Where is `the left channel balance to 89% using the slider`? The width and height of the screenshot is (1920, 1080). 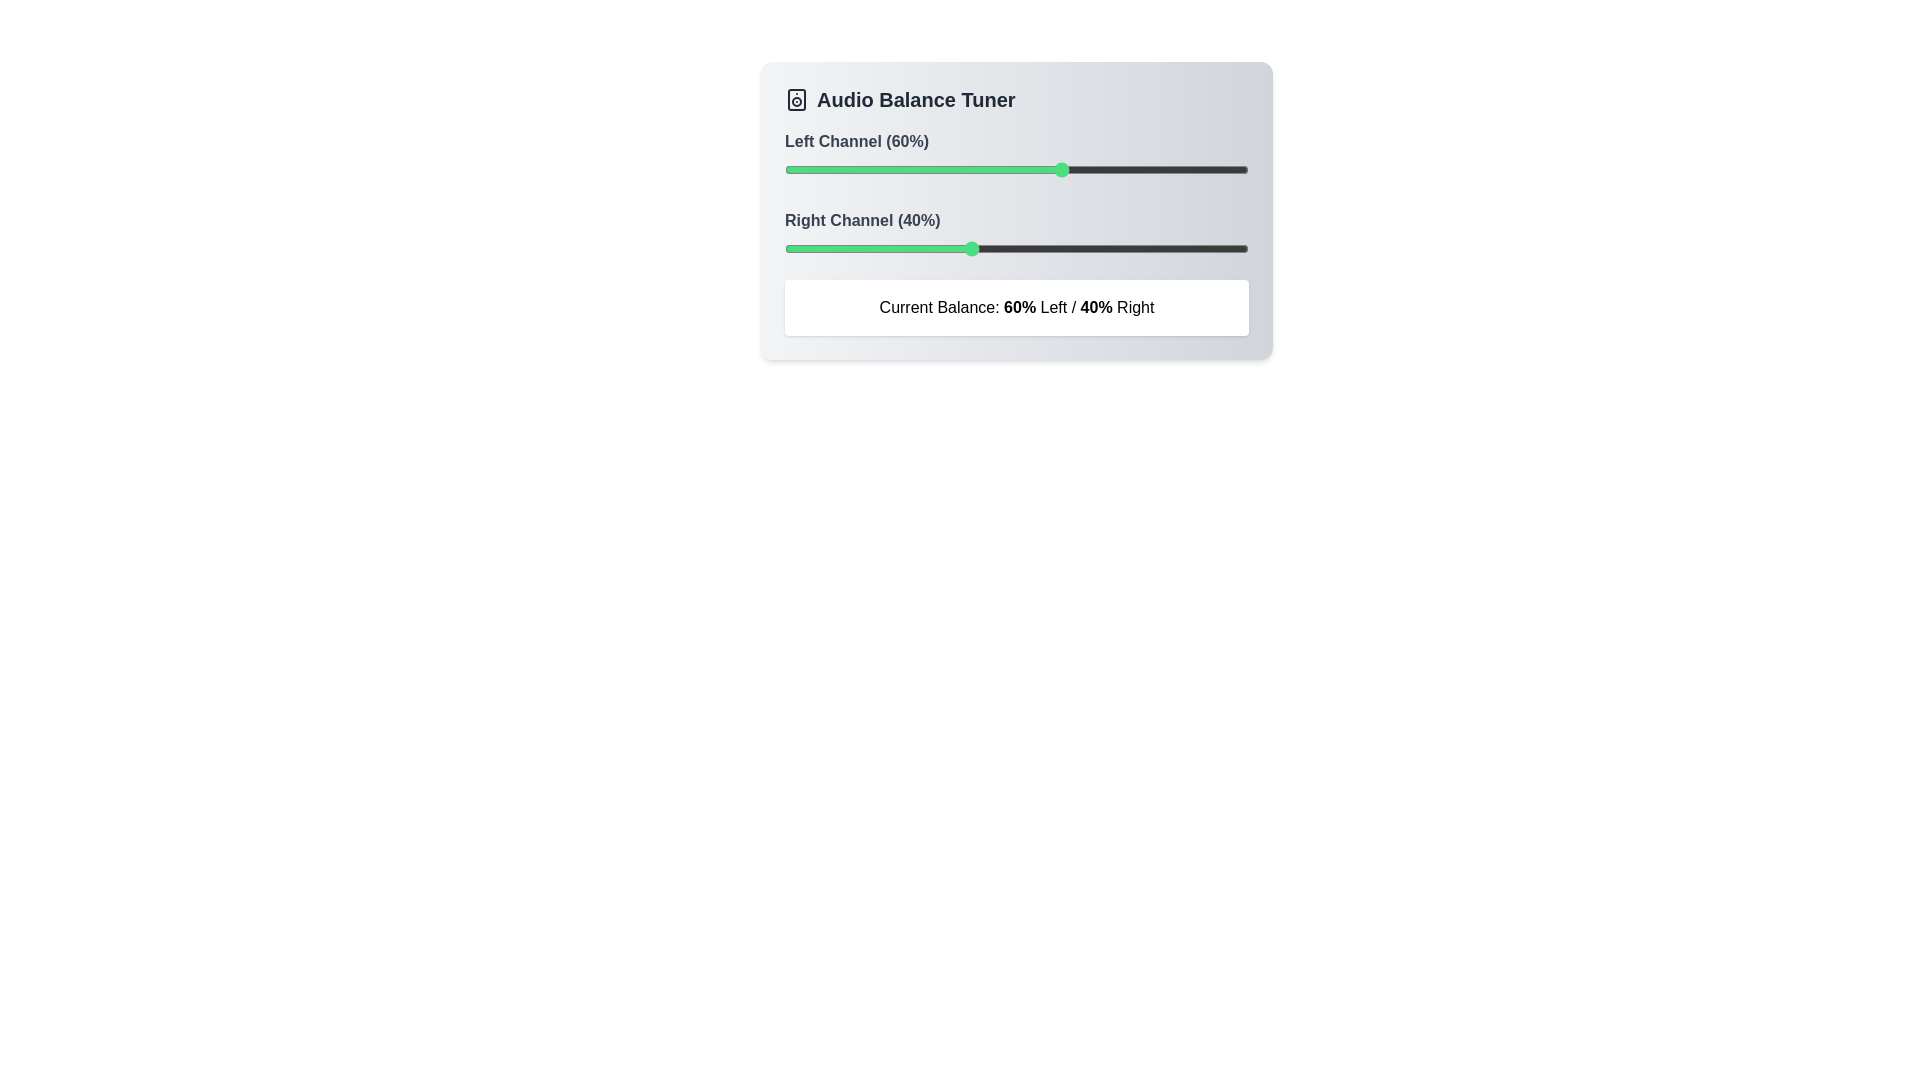 the left channel balance to 89% using the slider is located at coordinates (1197, 168).